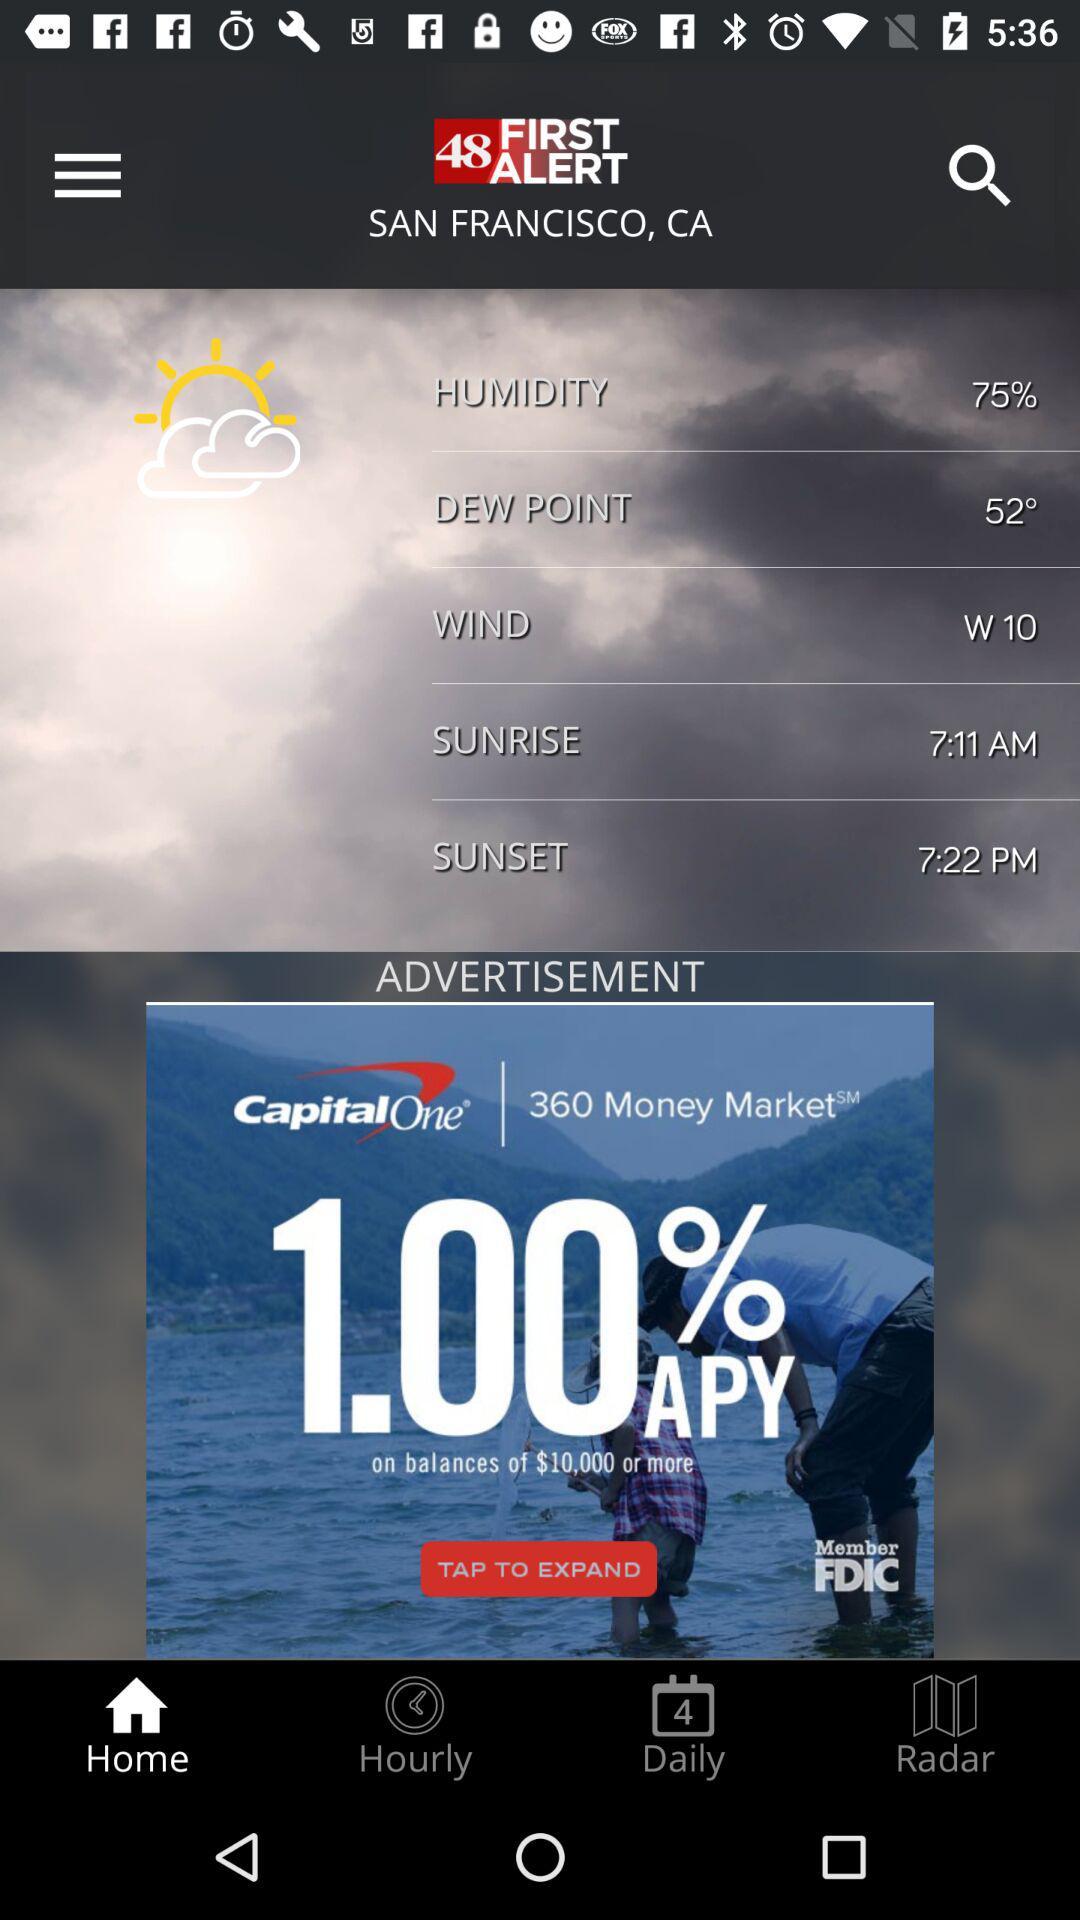 This screenshot has width=1080, height=1920. I want to click on advertising, so click(540, 1330).